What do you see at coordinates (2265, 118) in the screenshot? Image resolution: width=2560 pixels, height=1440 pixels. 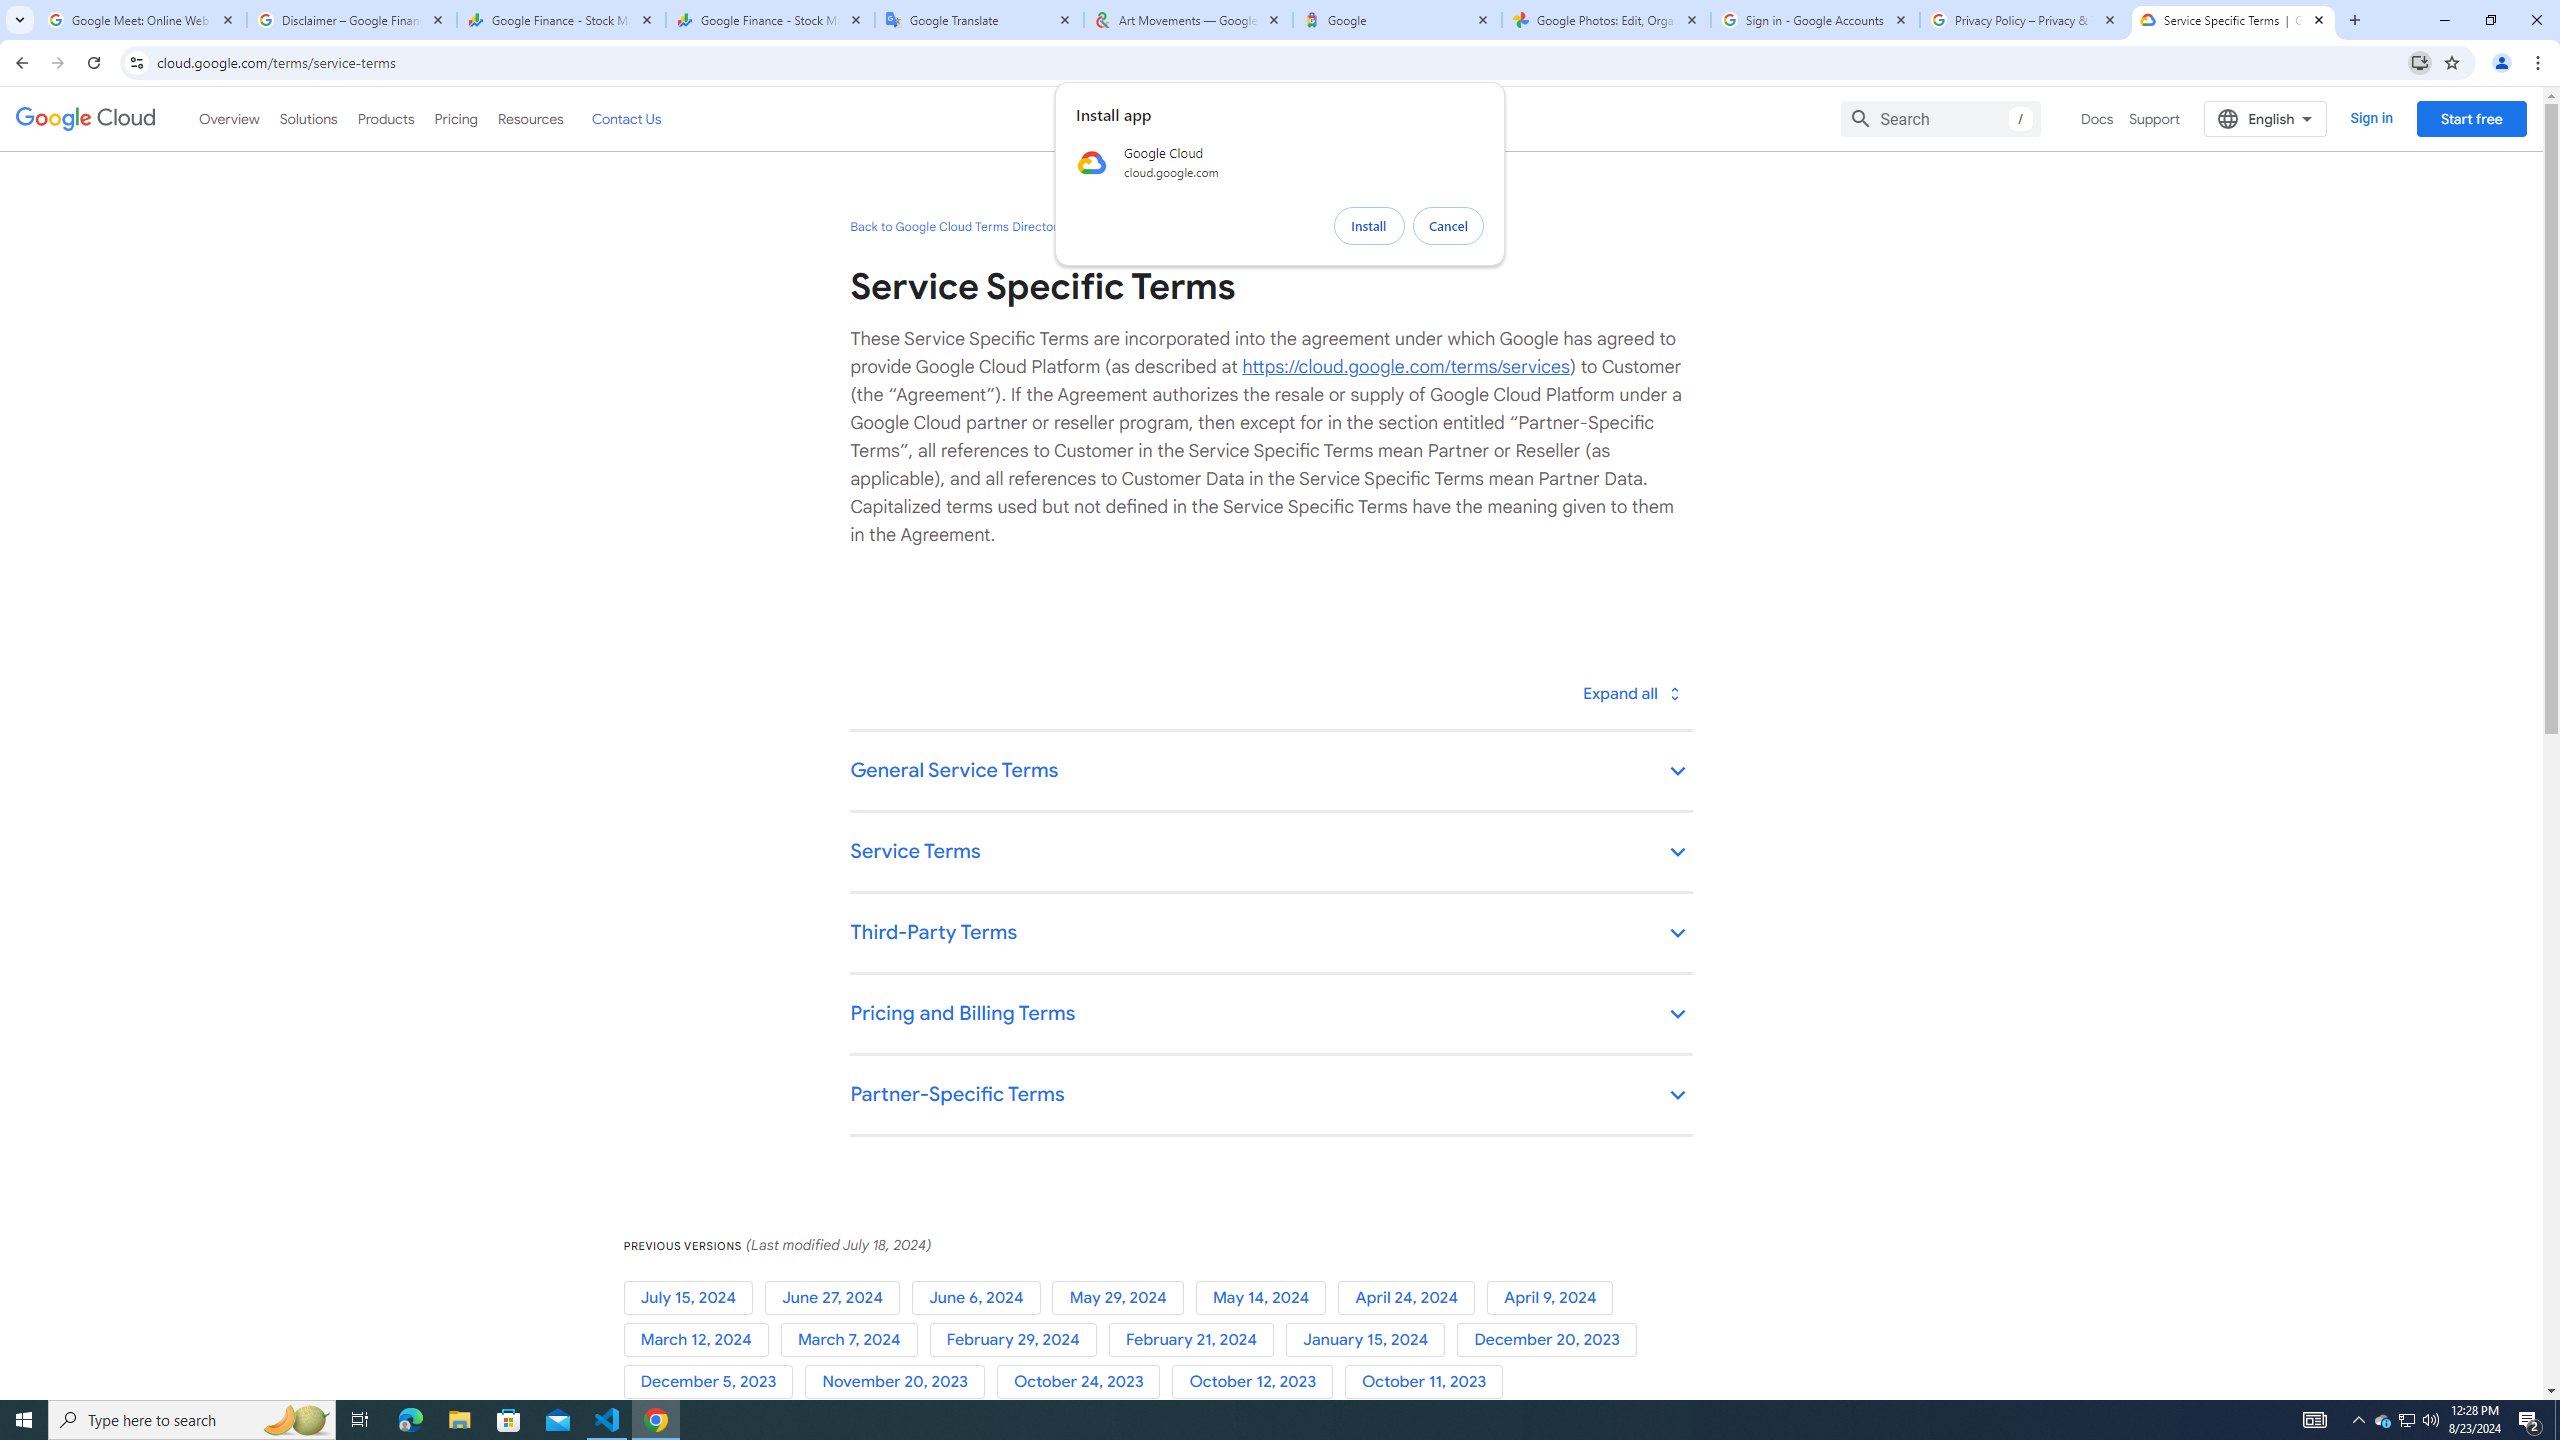 I see `'English'` at bounding box center [2265, 118].